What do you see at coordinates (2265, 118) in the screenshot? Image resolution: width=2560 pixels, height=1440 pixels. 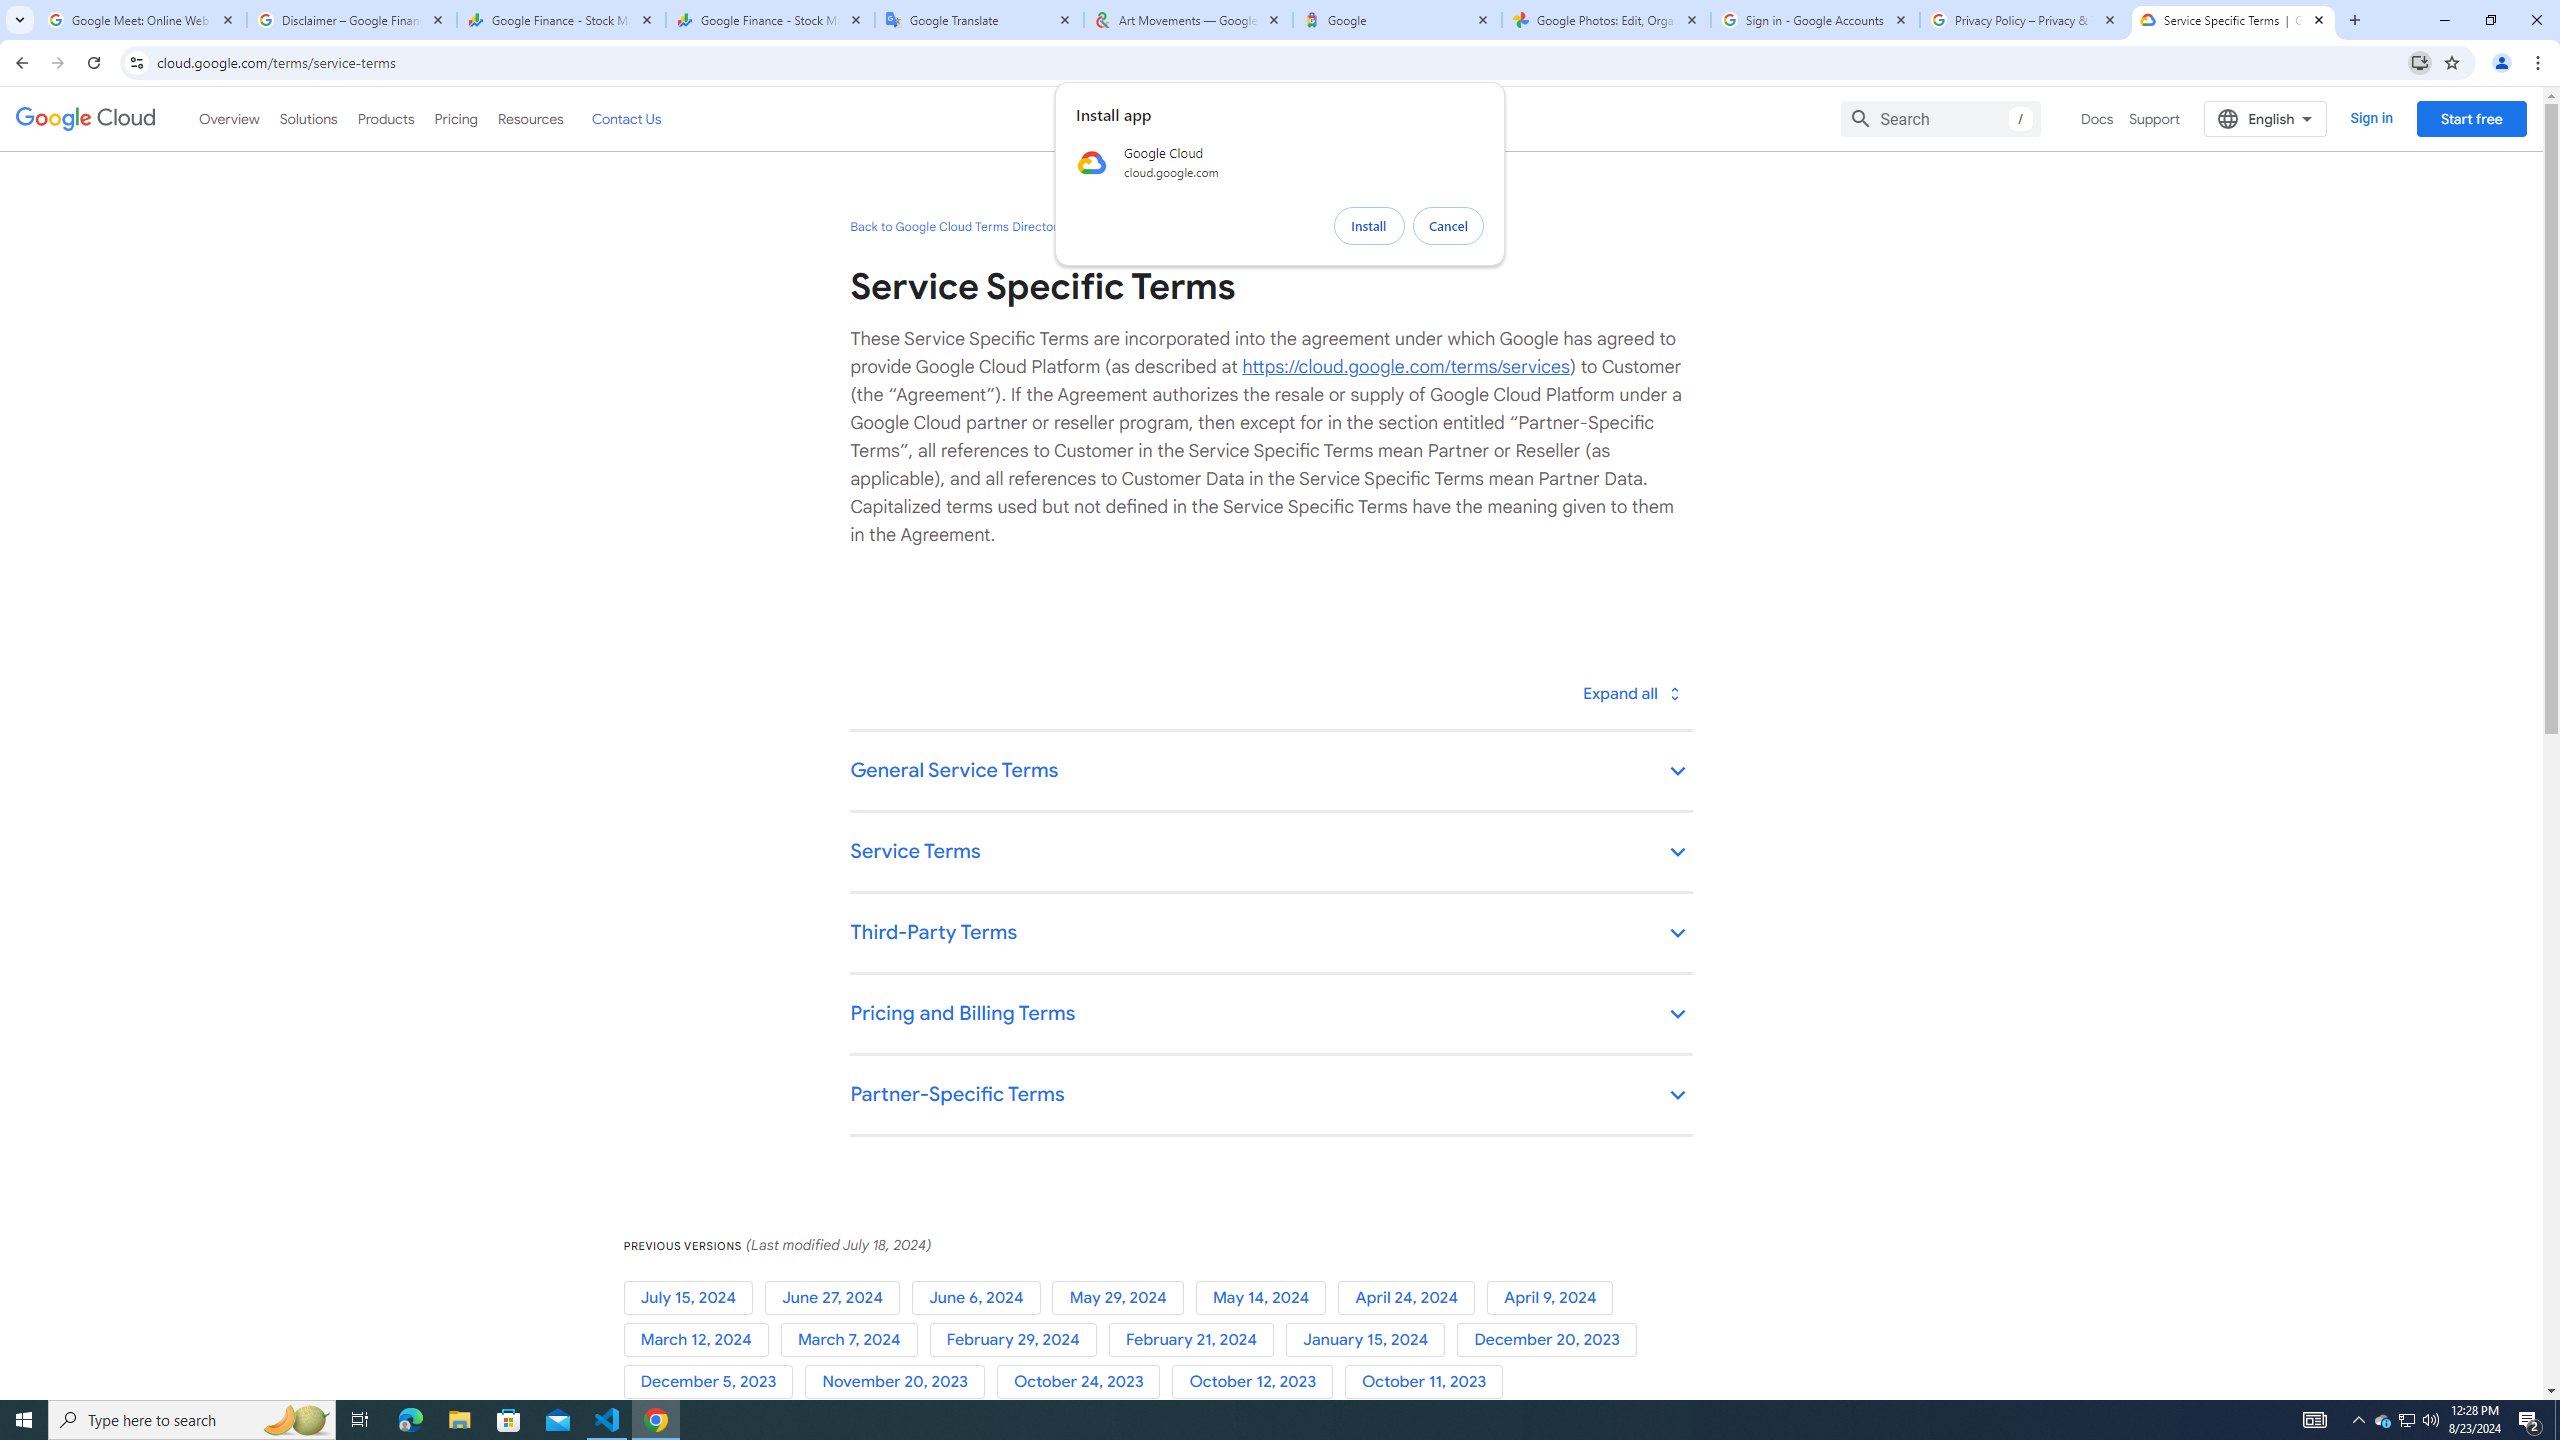 I see `'English'` at bounding box center [2265, 118].